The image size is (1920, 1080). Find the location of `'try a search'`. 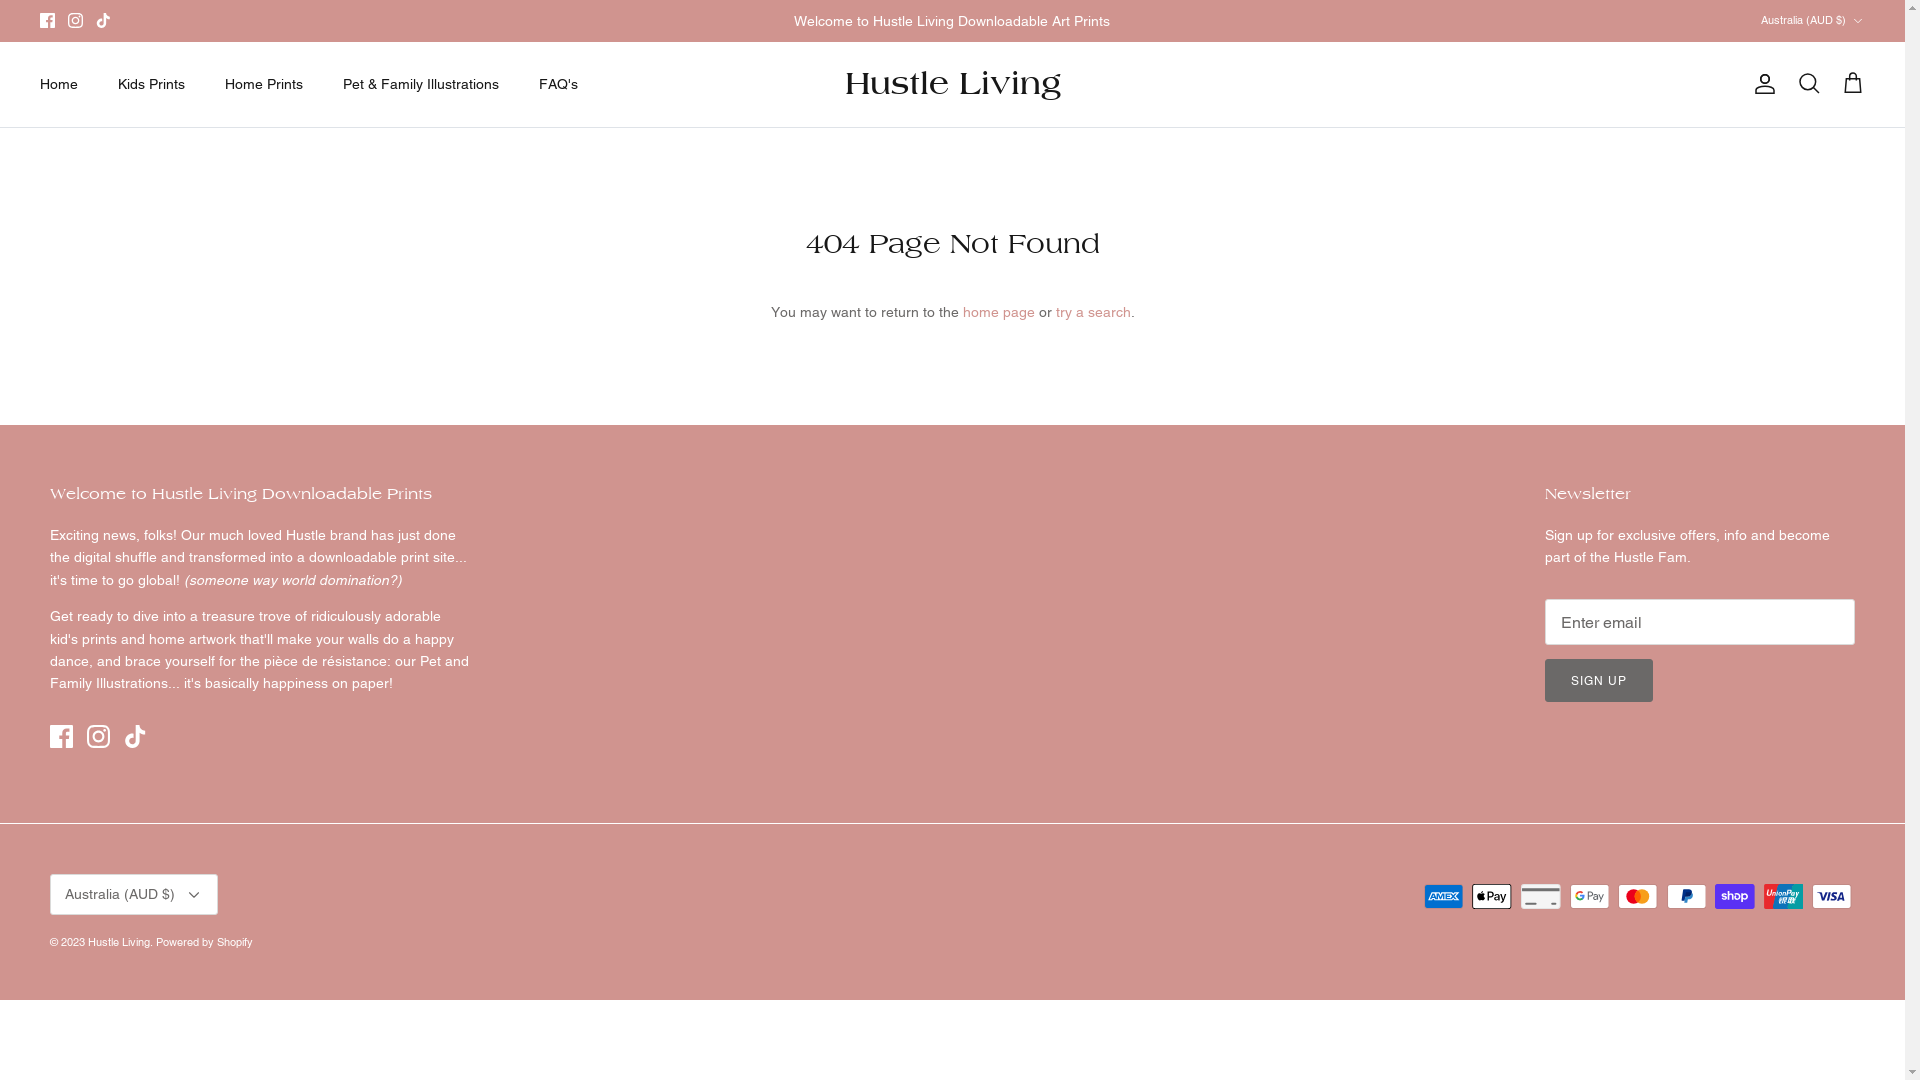

'try a search' is located at coordinates (1092, 312).